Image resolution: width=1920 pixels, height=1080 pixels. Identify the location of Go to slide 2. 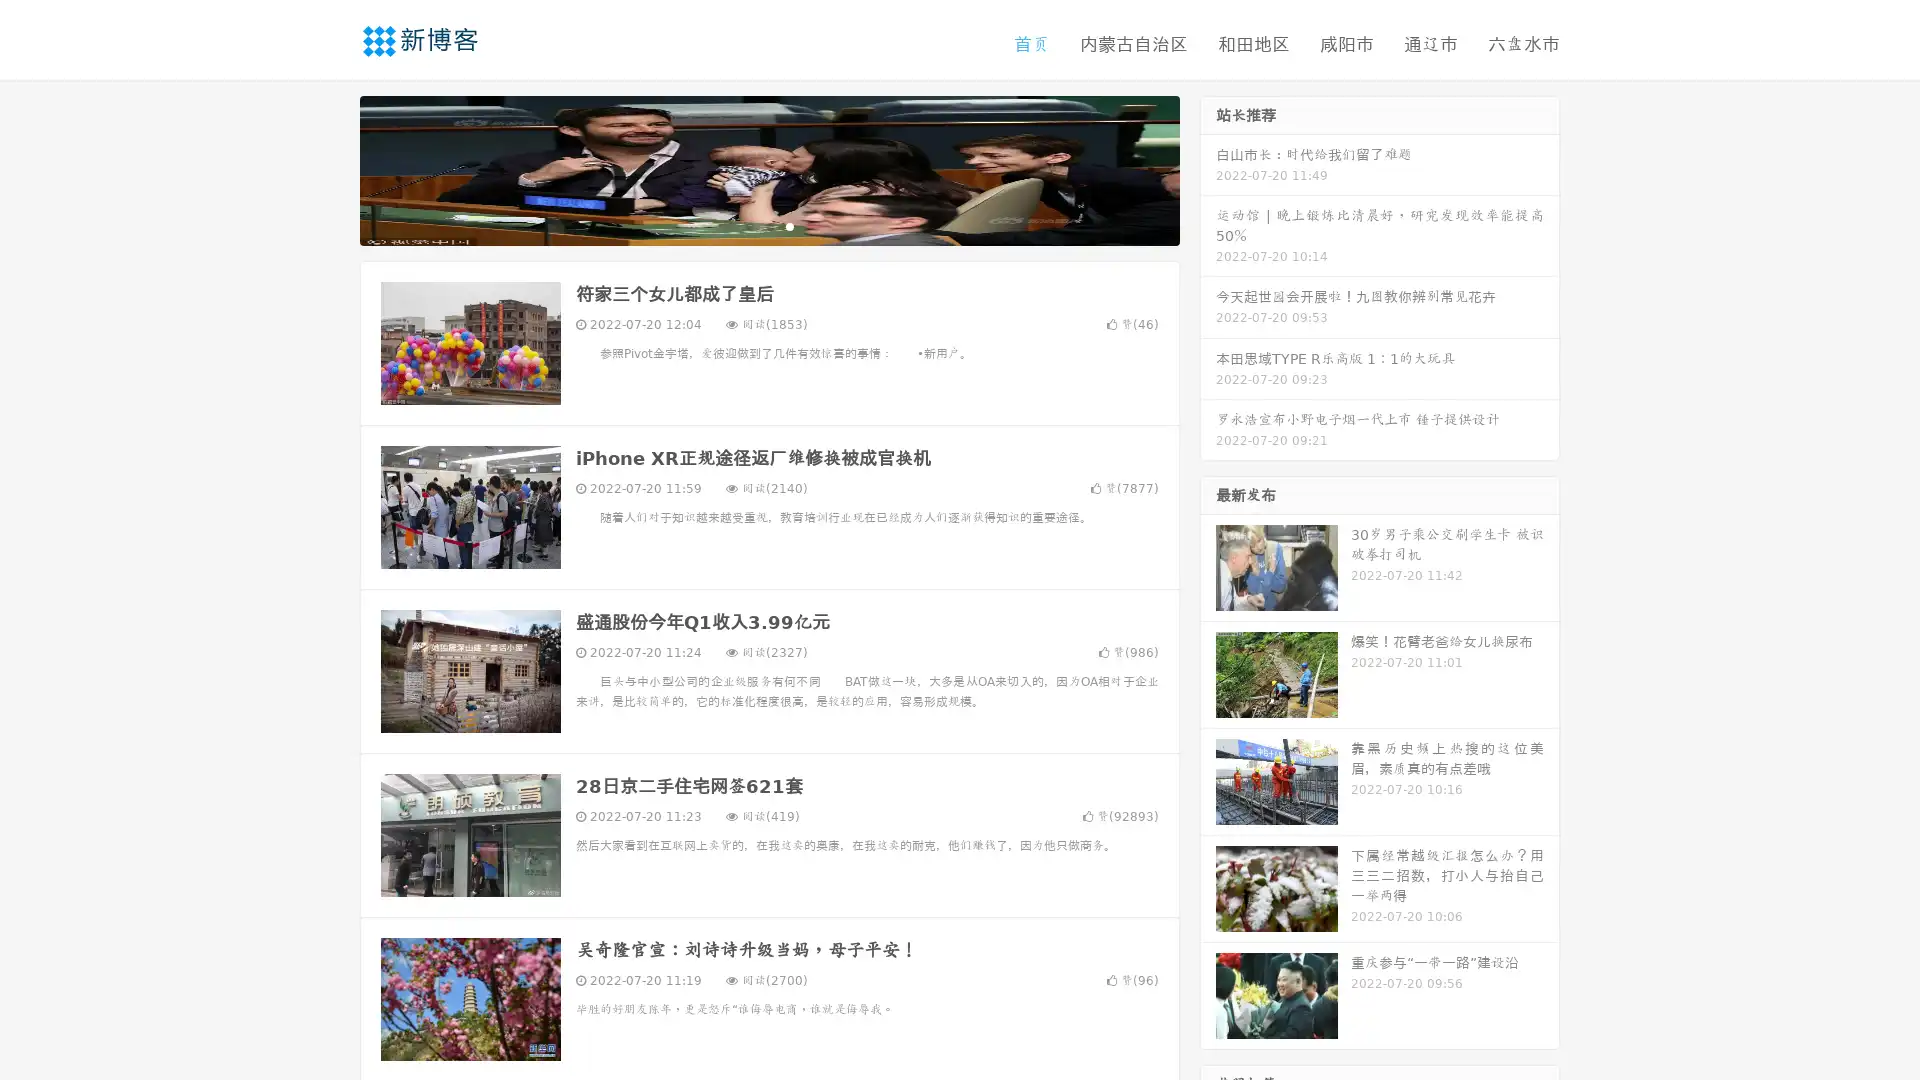
(768, 225).